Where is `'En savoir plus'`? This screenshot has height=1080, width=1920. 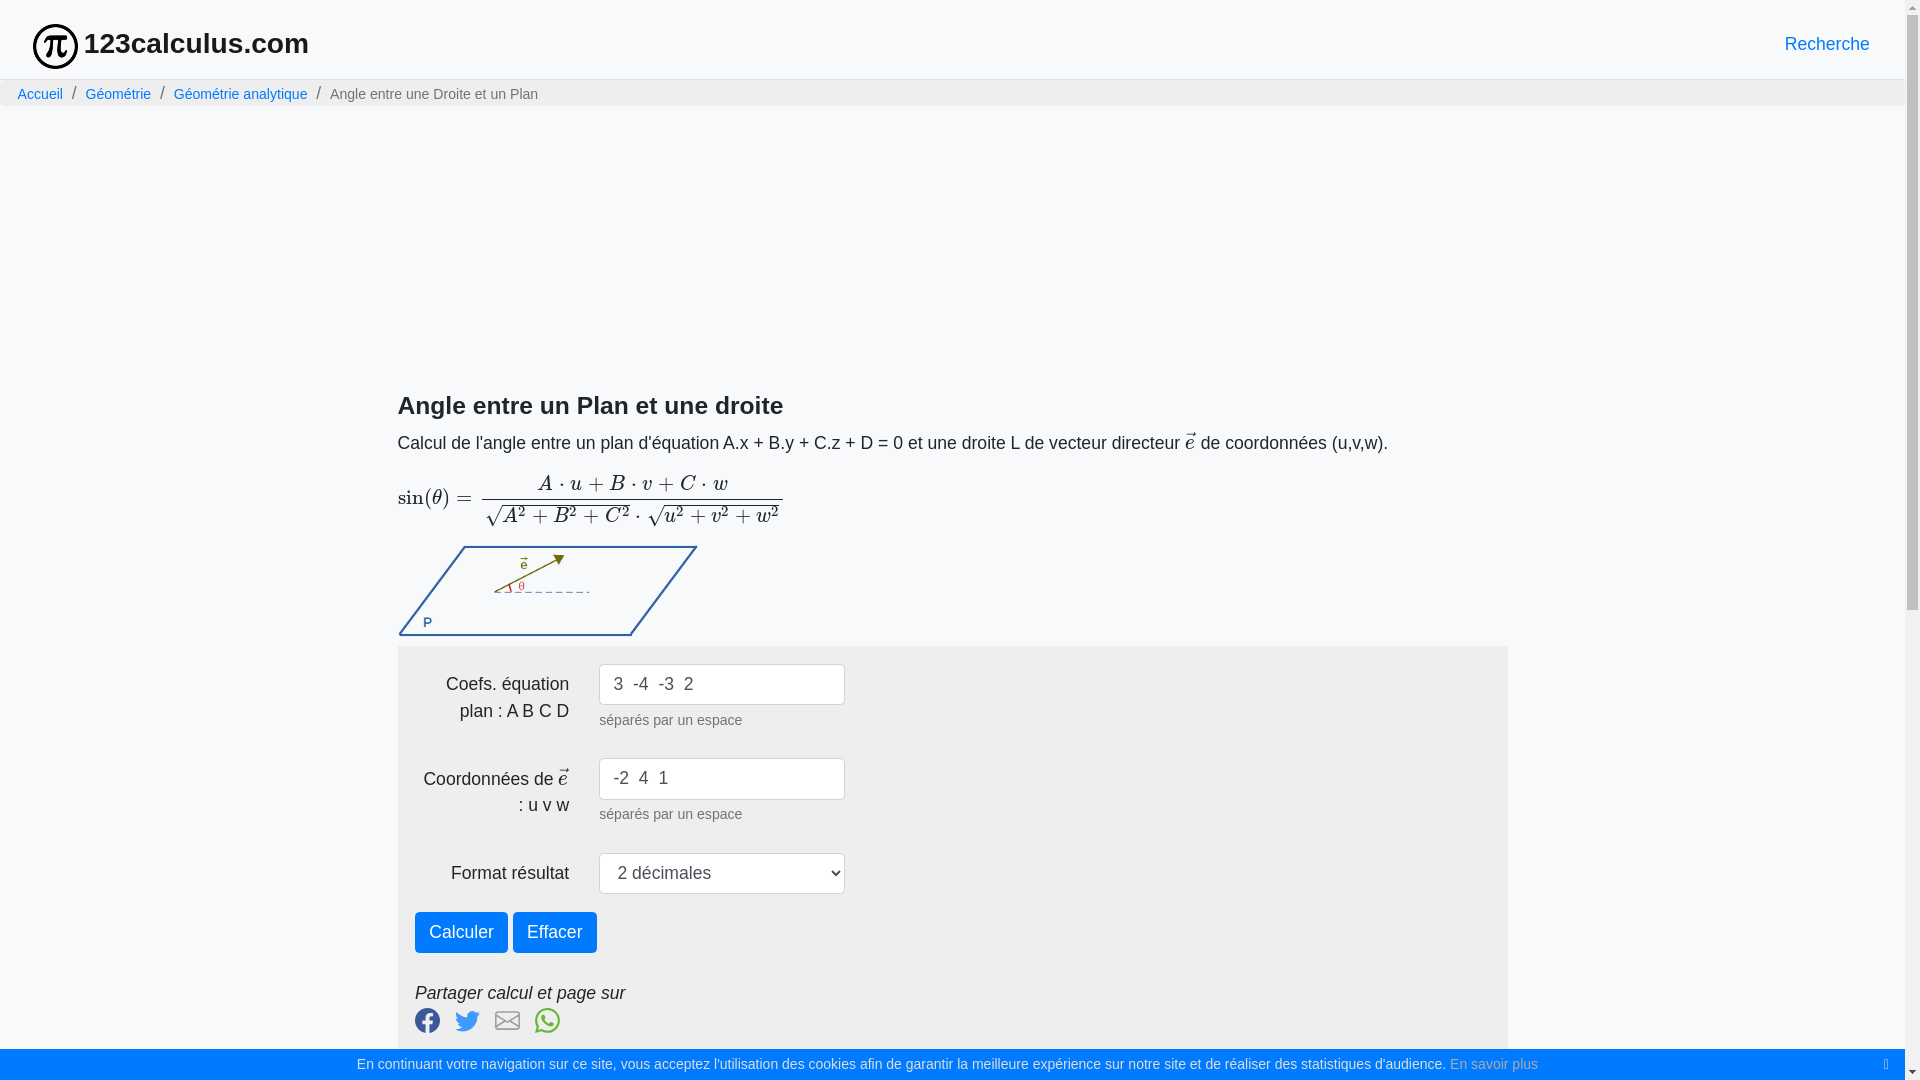 'En savoir plus' is located at coordinates (1449, 1063).